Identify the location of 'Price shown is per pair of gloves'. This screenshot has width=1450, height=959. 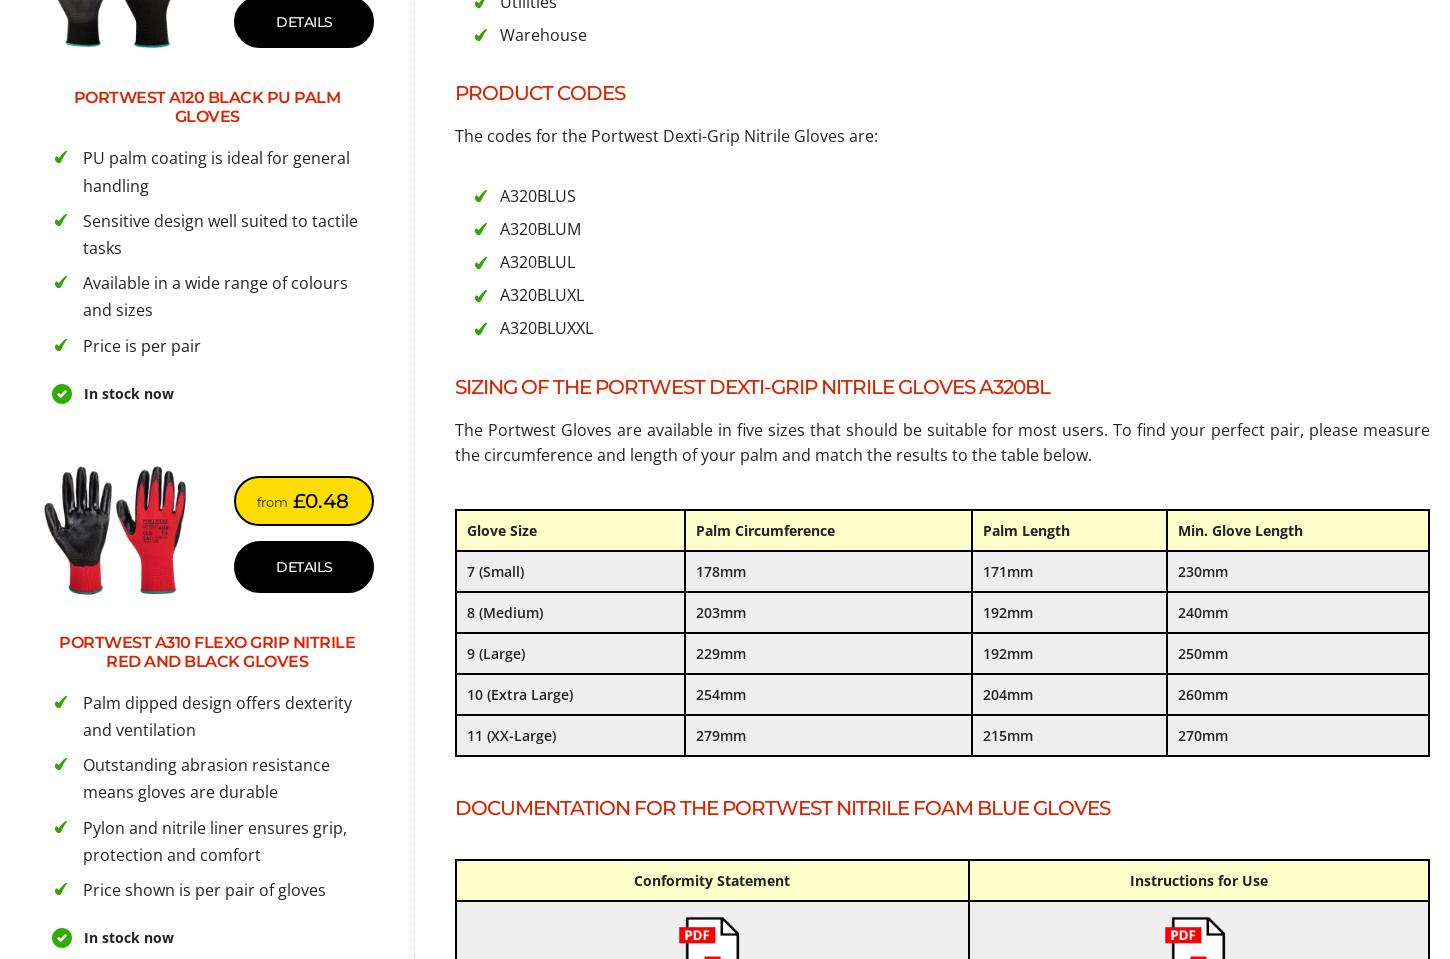
(203, 887).